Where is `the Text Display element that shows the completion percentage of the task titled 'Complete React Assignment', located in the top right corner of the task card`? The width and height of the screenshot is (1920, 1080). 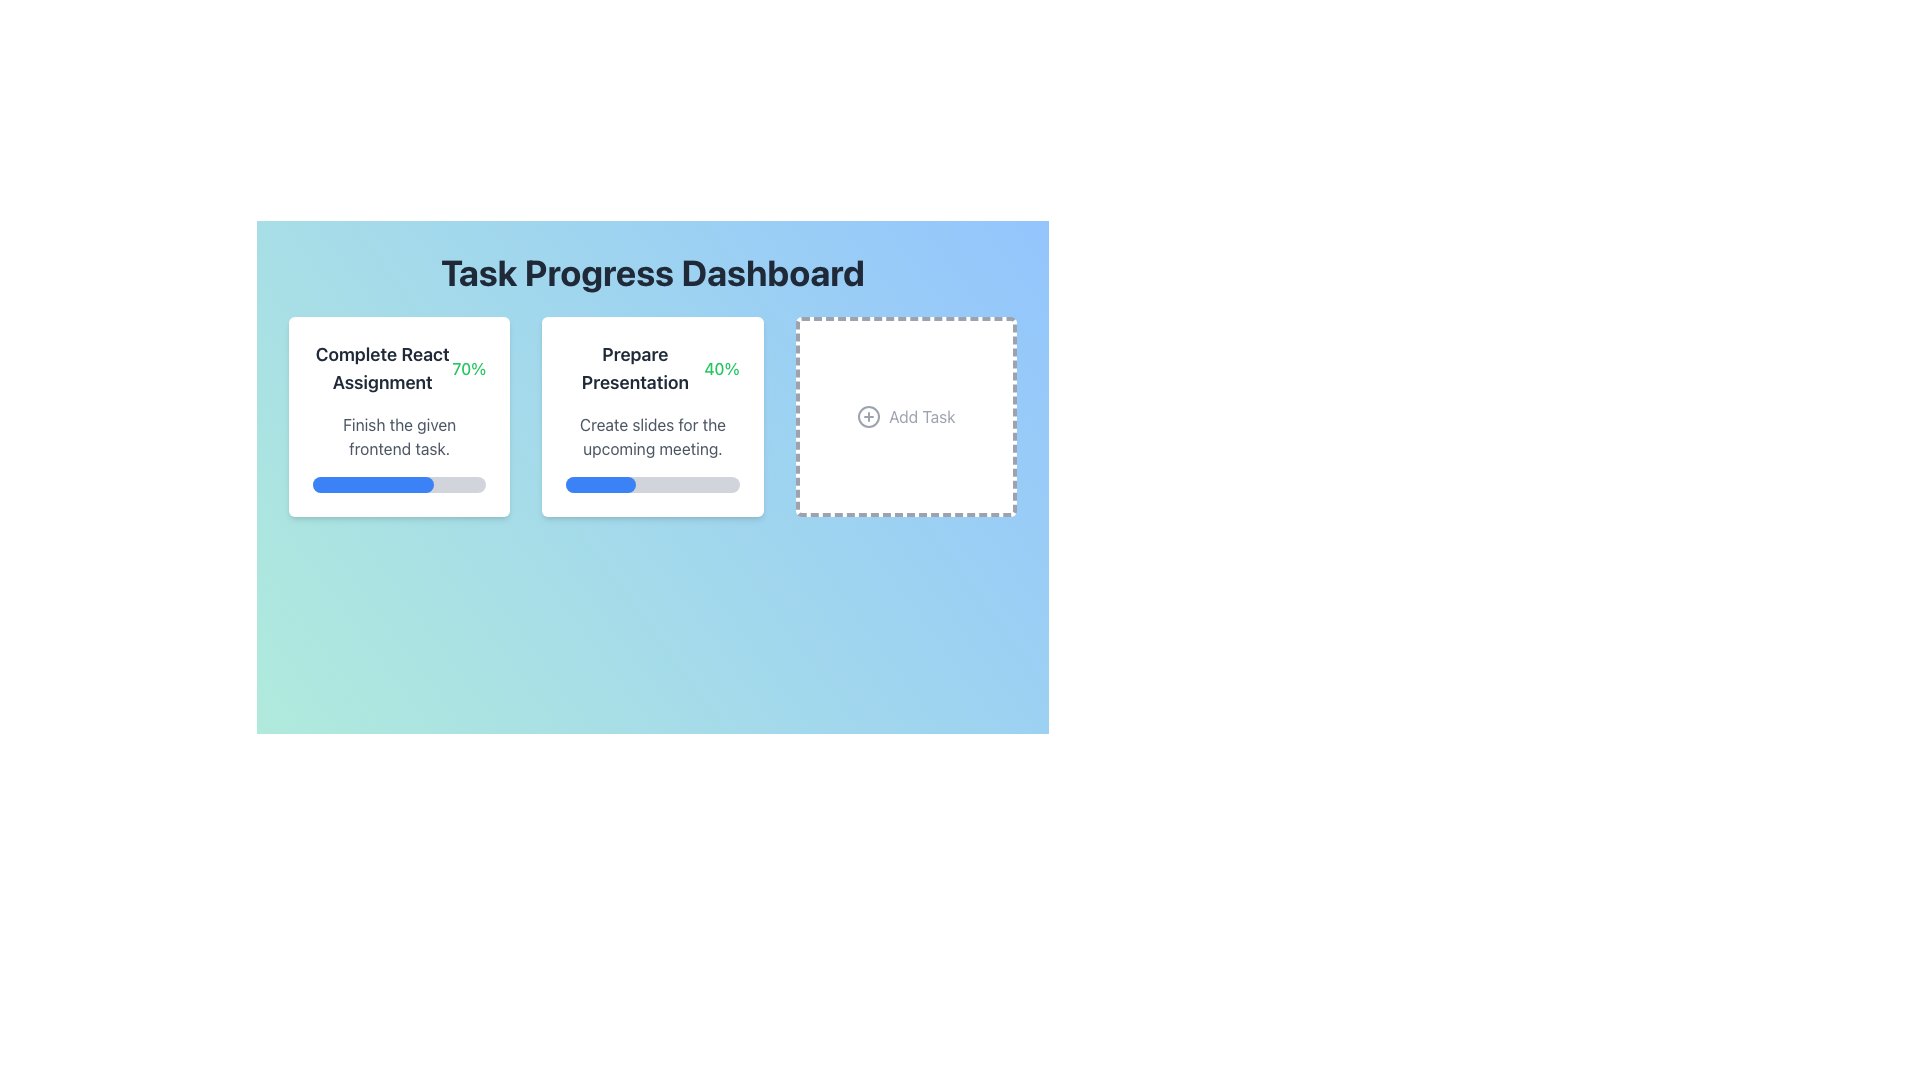
the Text Display element that shows the completion percentage of the task titled 'Complete React Assignment', located in the top right corner of the task card is located at coordinates (468, 369).